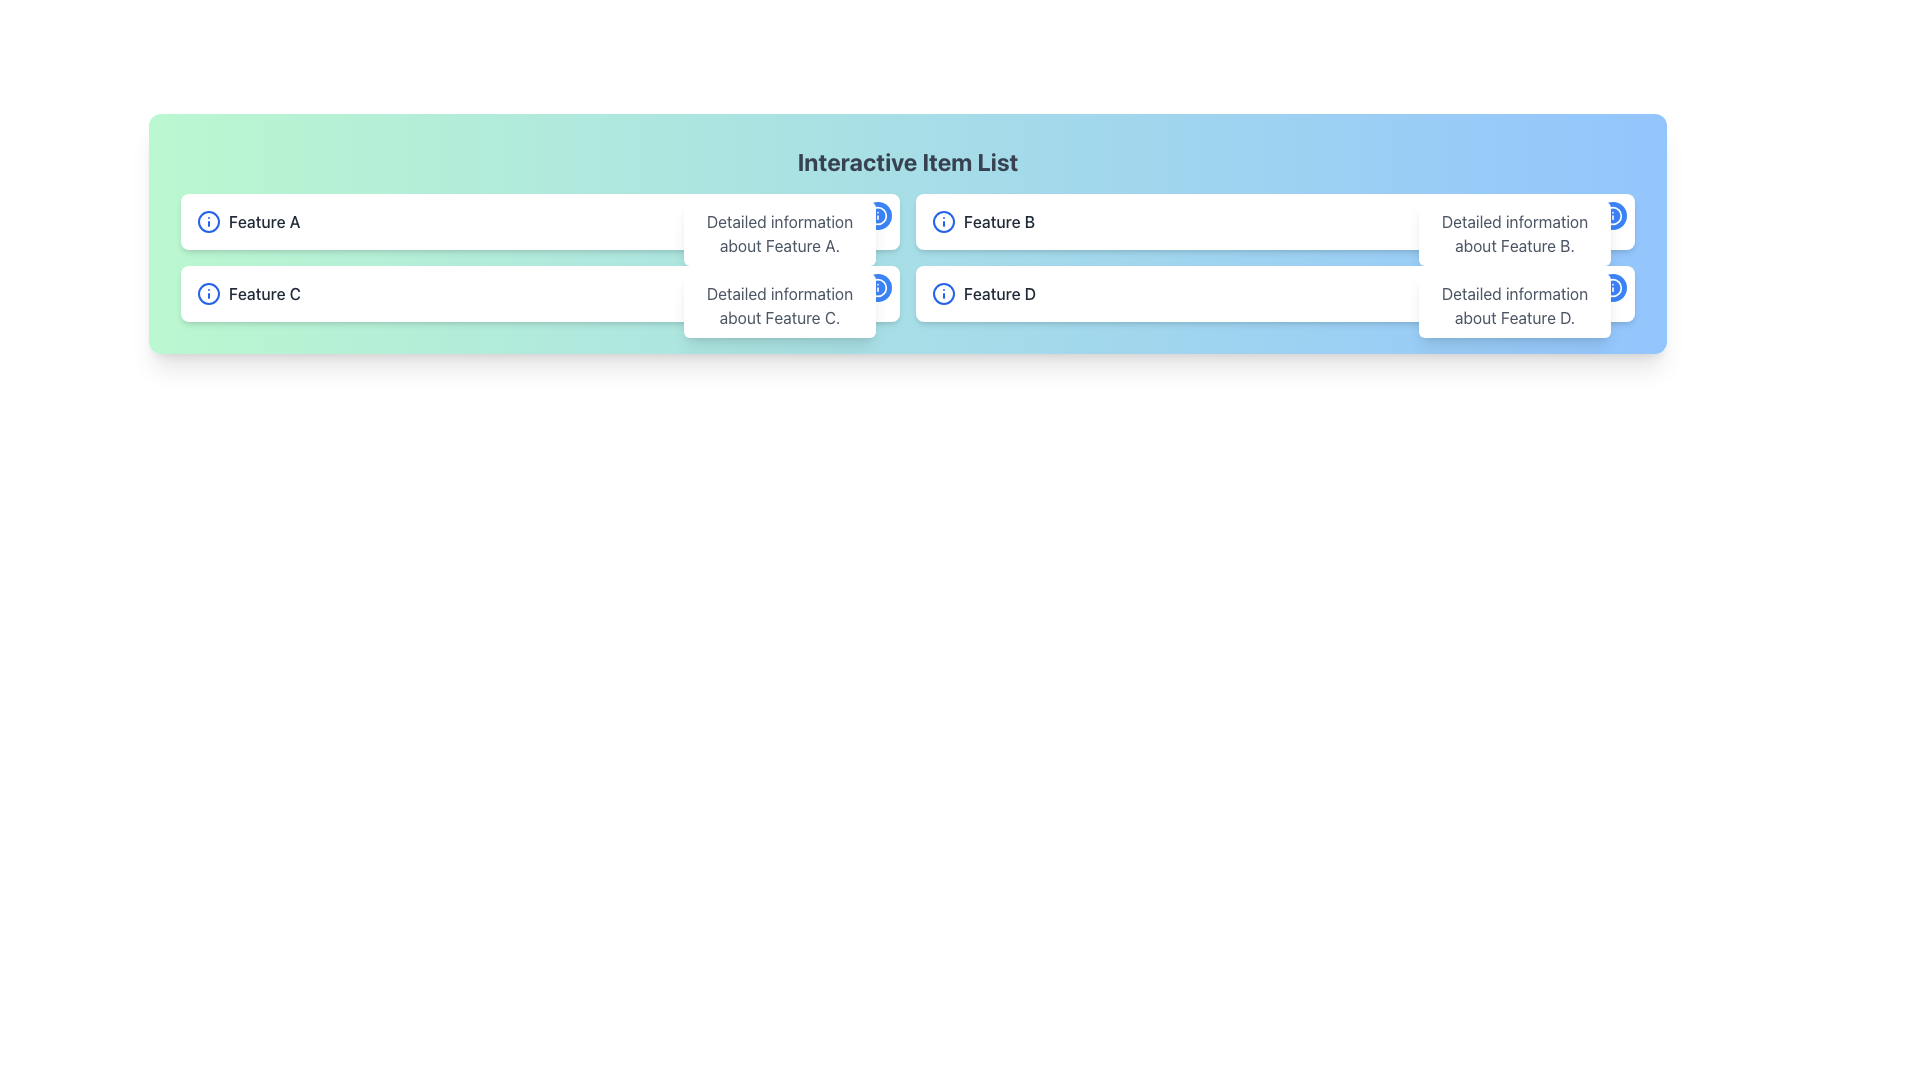 The image size is (1920, 1080). I want to click on the informational icon for 'Feature B', so click(943, 222).